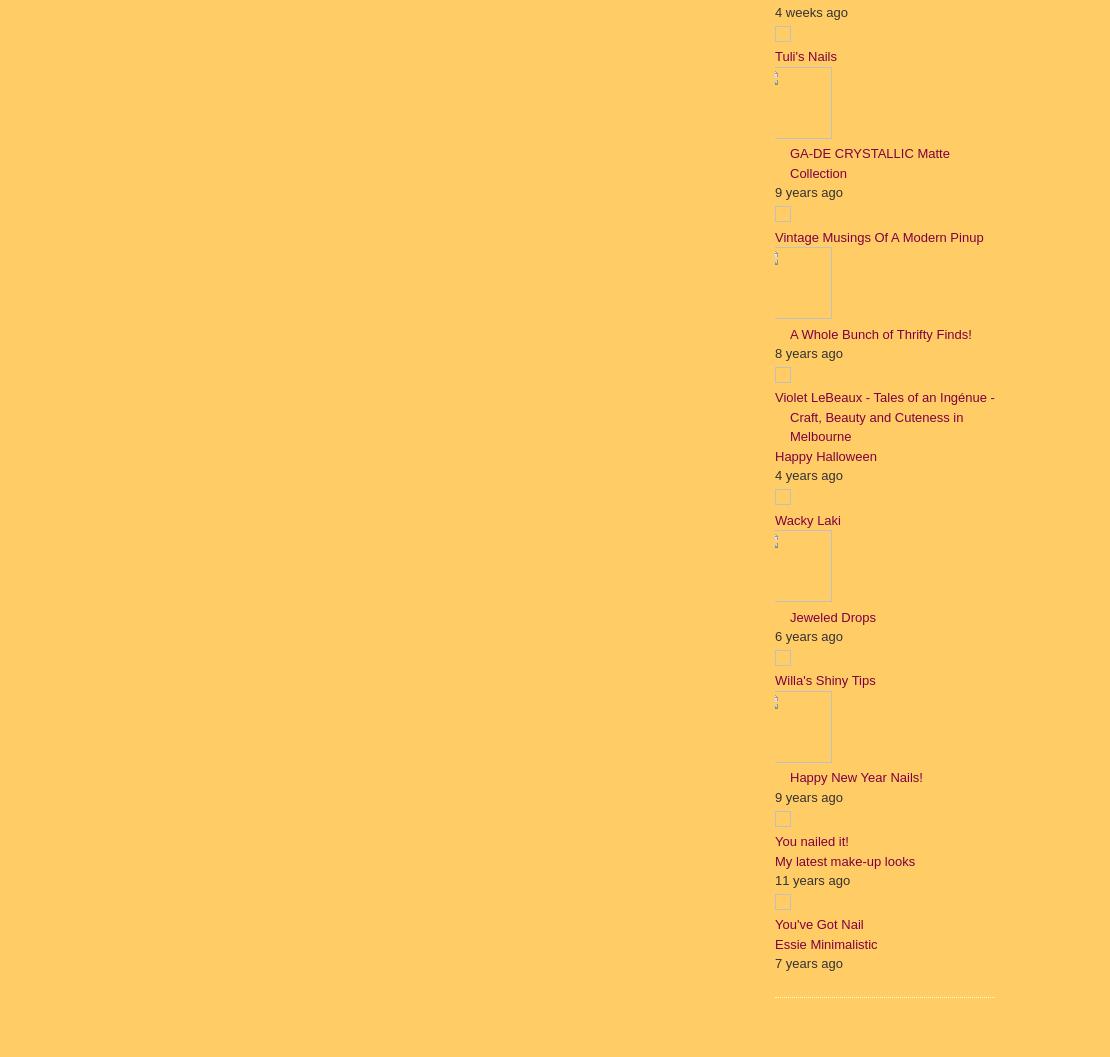 This screenshot has height=1057, width=1110. What do you see at coordinates (824, 680) in the screenshot?
I see `'Willa's Shiny Tips'` at bounding box center [824, 680].